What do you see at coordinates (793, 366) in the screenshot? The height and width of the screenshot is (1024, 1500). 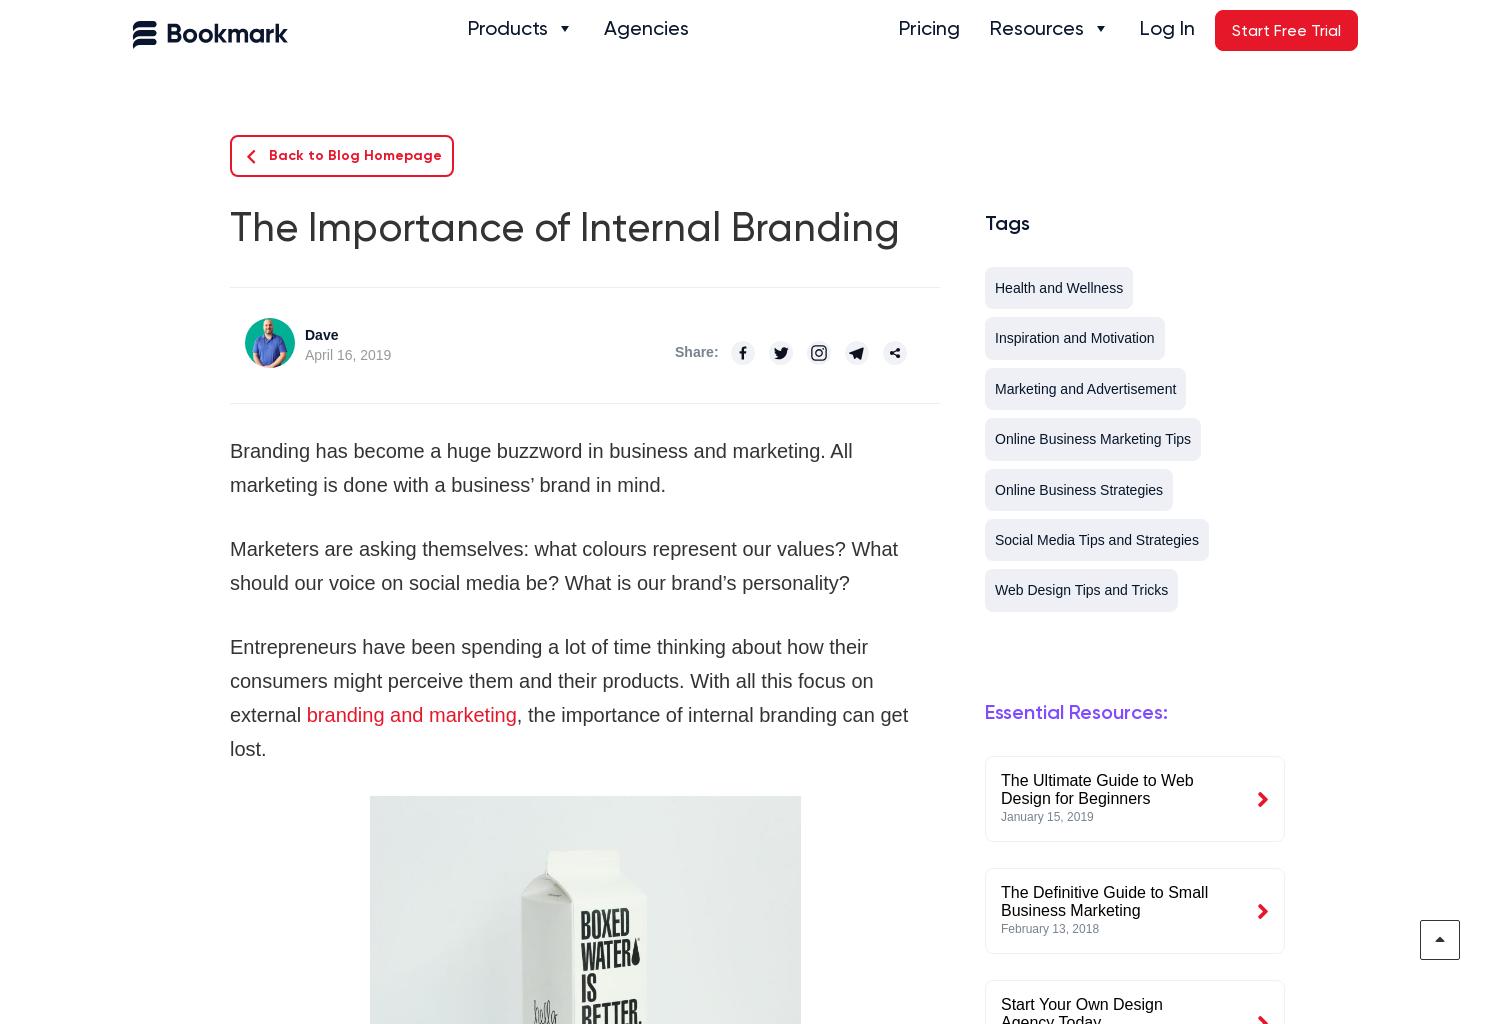 I see `'Build trust by connecting your custom email to your website.'` at bounding box center [793, 366].